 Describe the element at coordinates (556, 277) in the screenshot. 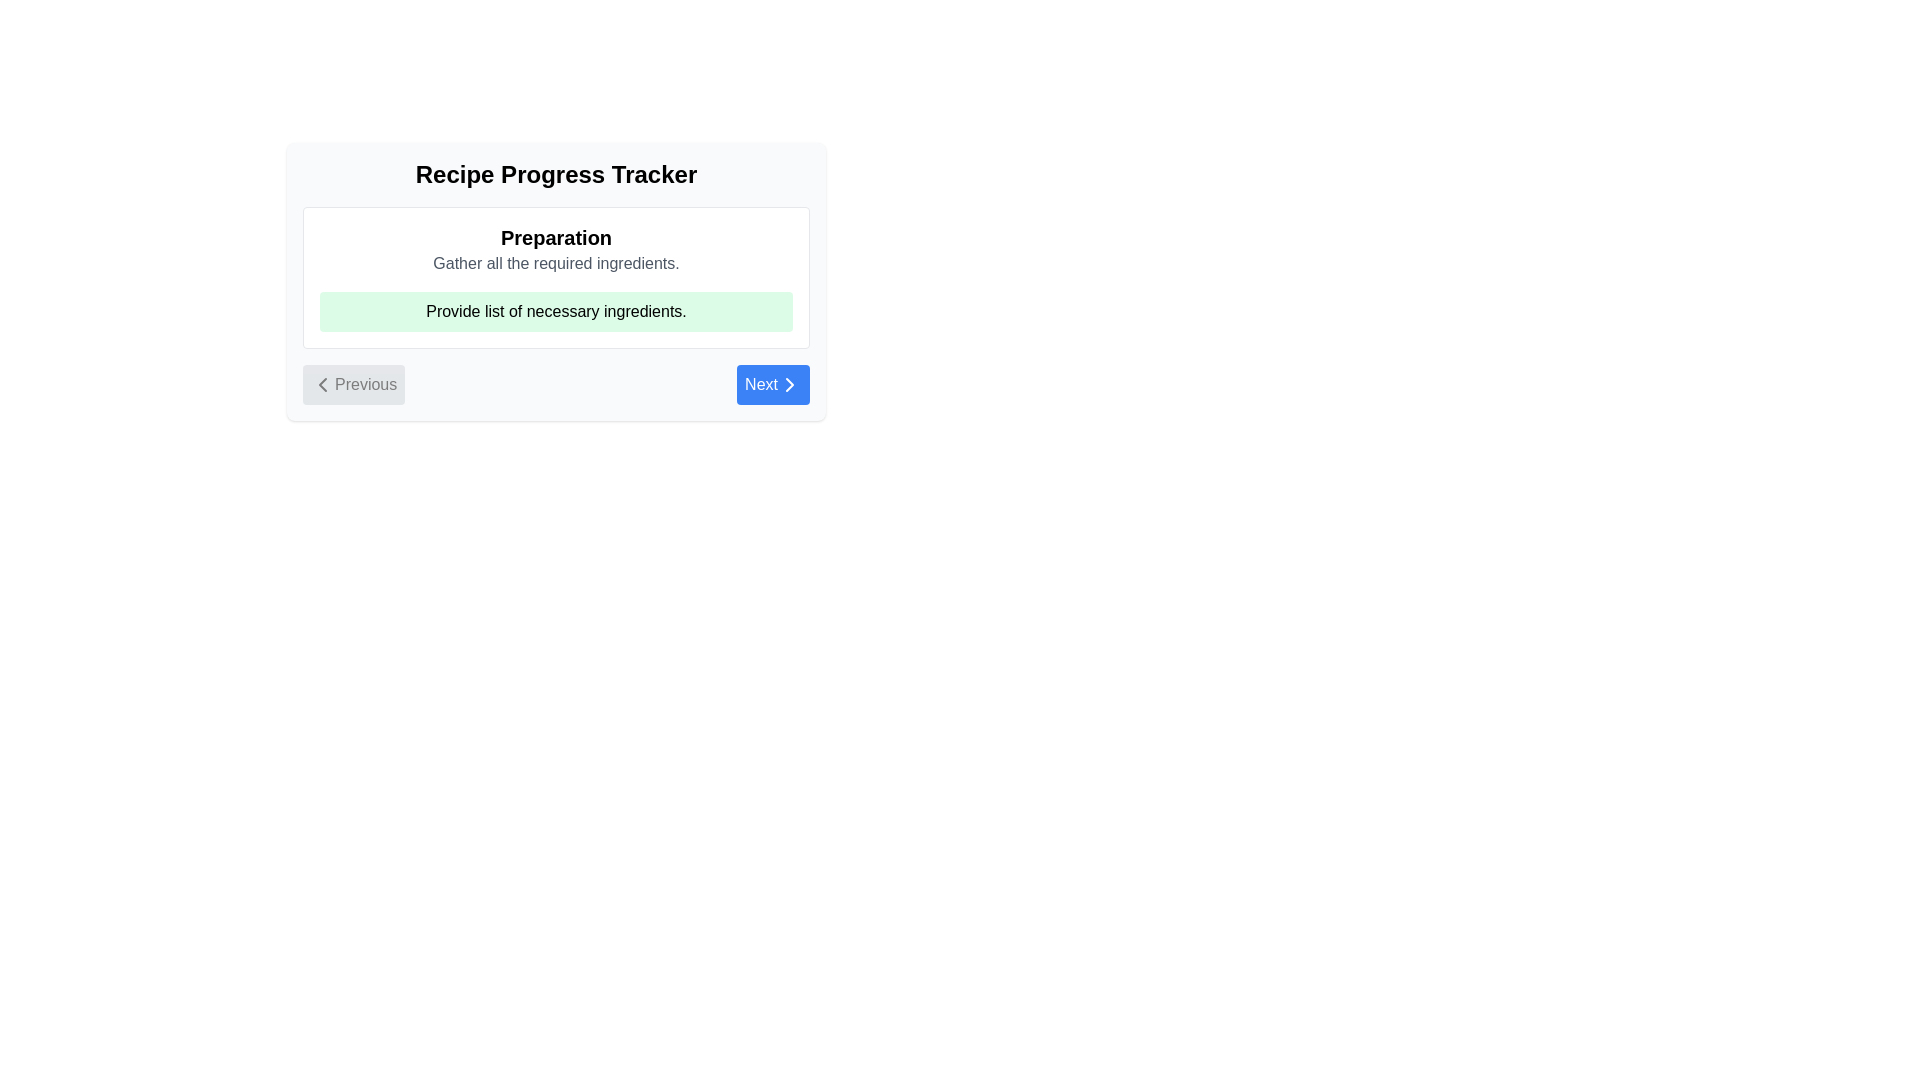

I see `information presented in the Instructional Section of the Recipe Progress Tracker, which is located centrally below the title and above the navigation buttons` at that location.